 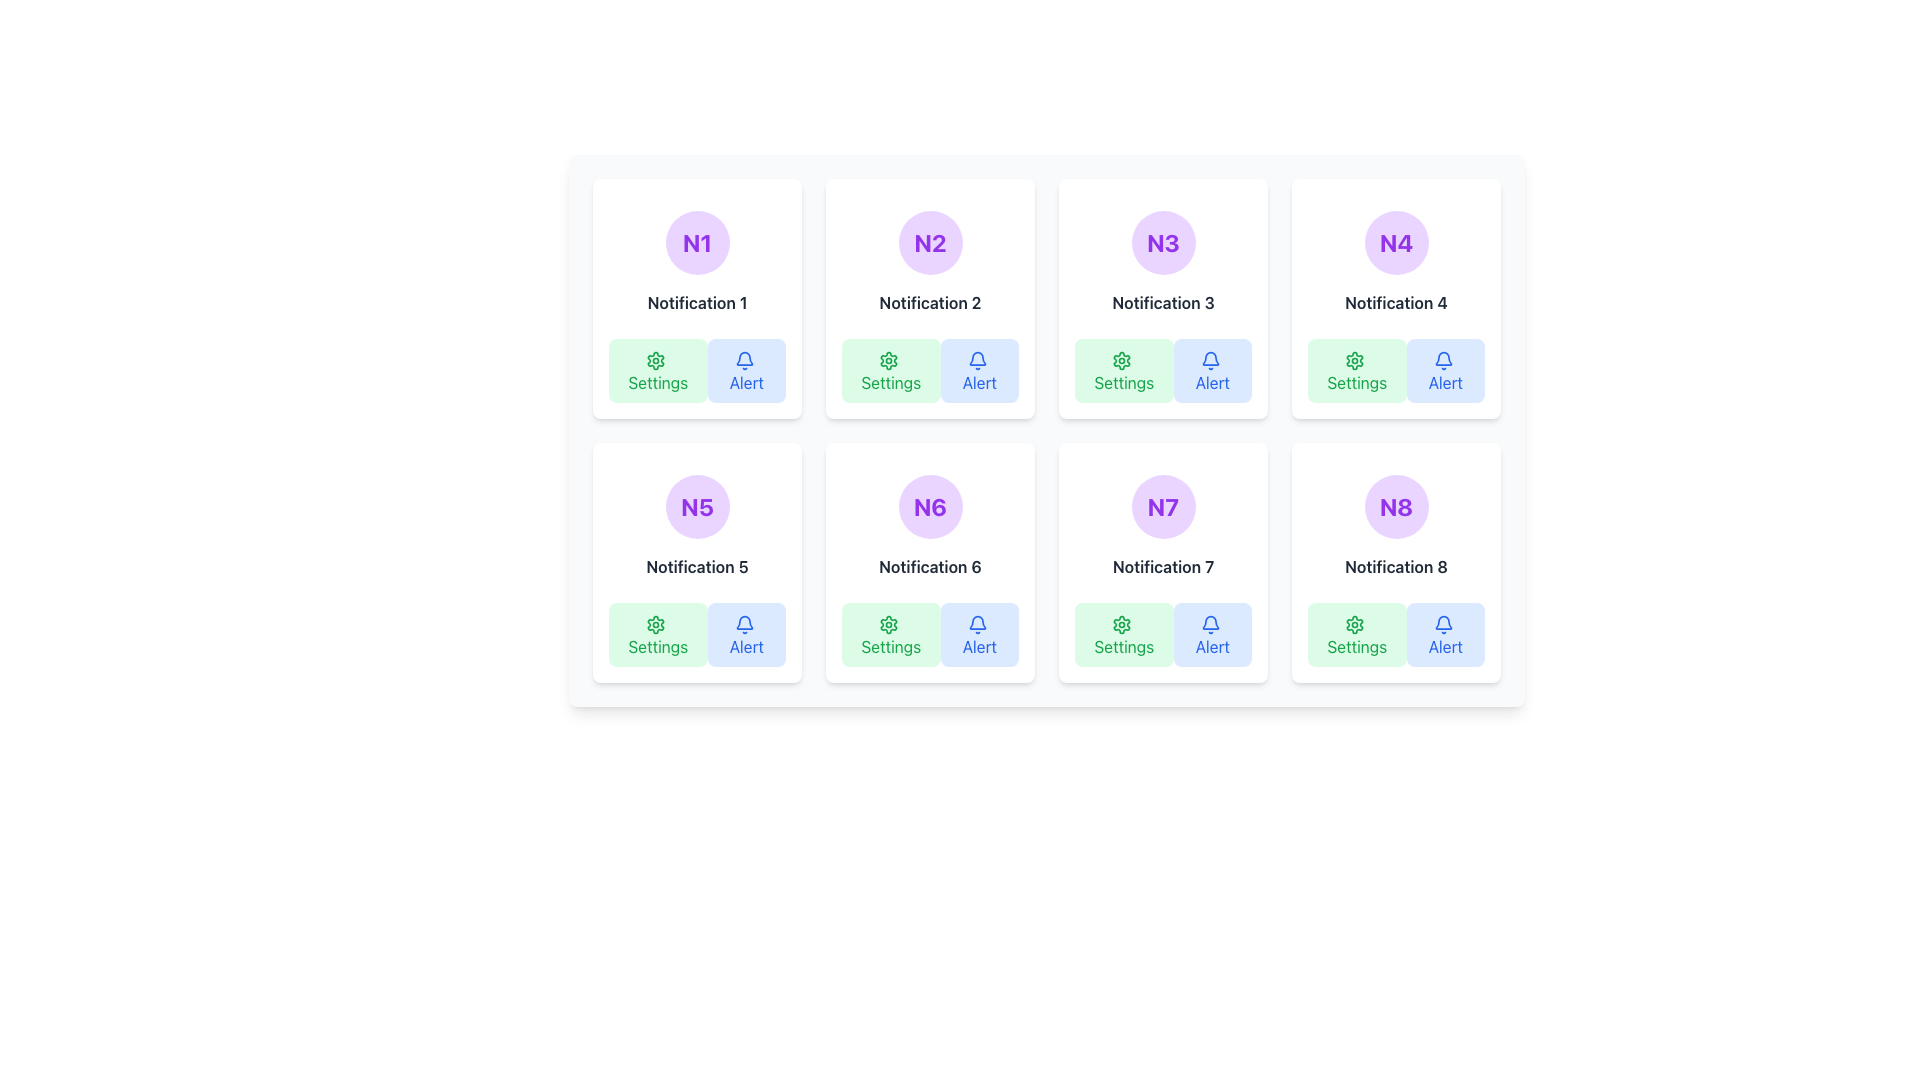 What do you see at coordinates (1445, 635) in the screenshot?
I see `the 'Alert' button with a rounded rectangle shape, light blue background, and blue text located in the 'Notification 8' card` at bounding box center [1445, 635].